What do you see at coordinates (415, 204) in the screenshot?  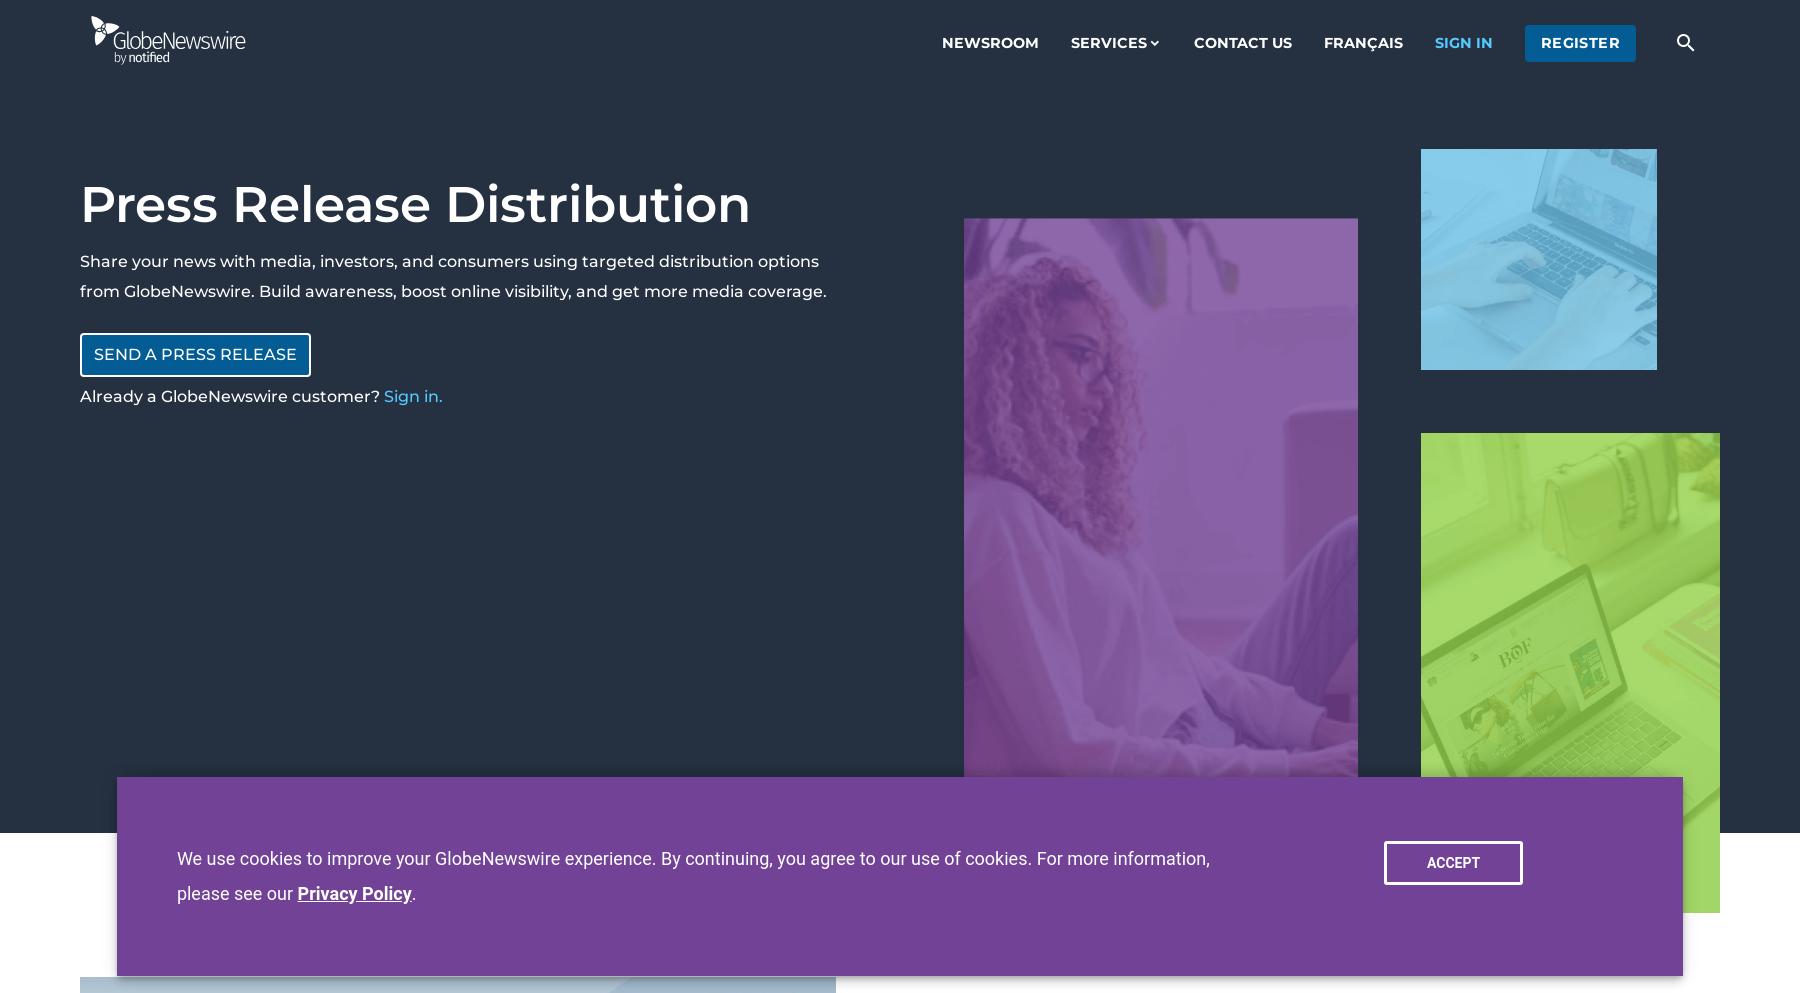 I see `'Press Release Distribution'` at bounding box center [415, 204].